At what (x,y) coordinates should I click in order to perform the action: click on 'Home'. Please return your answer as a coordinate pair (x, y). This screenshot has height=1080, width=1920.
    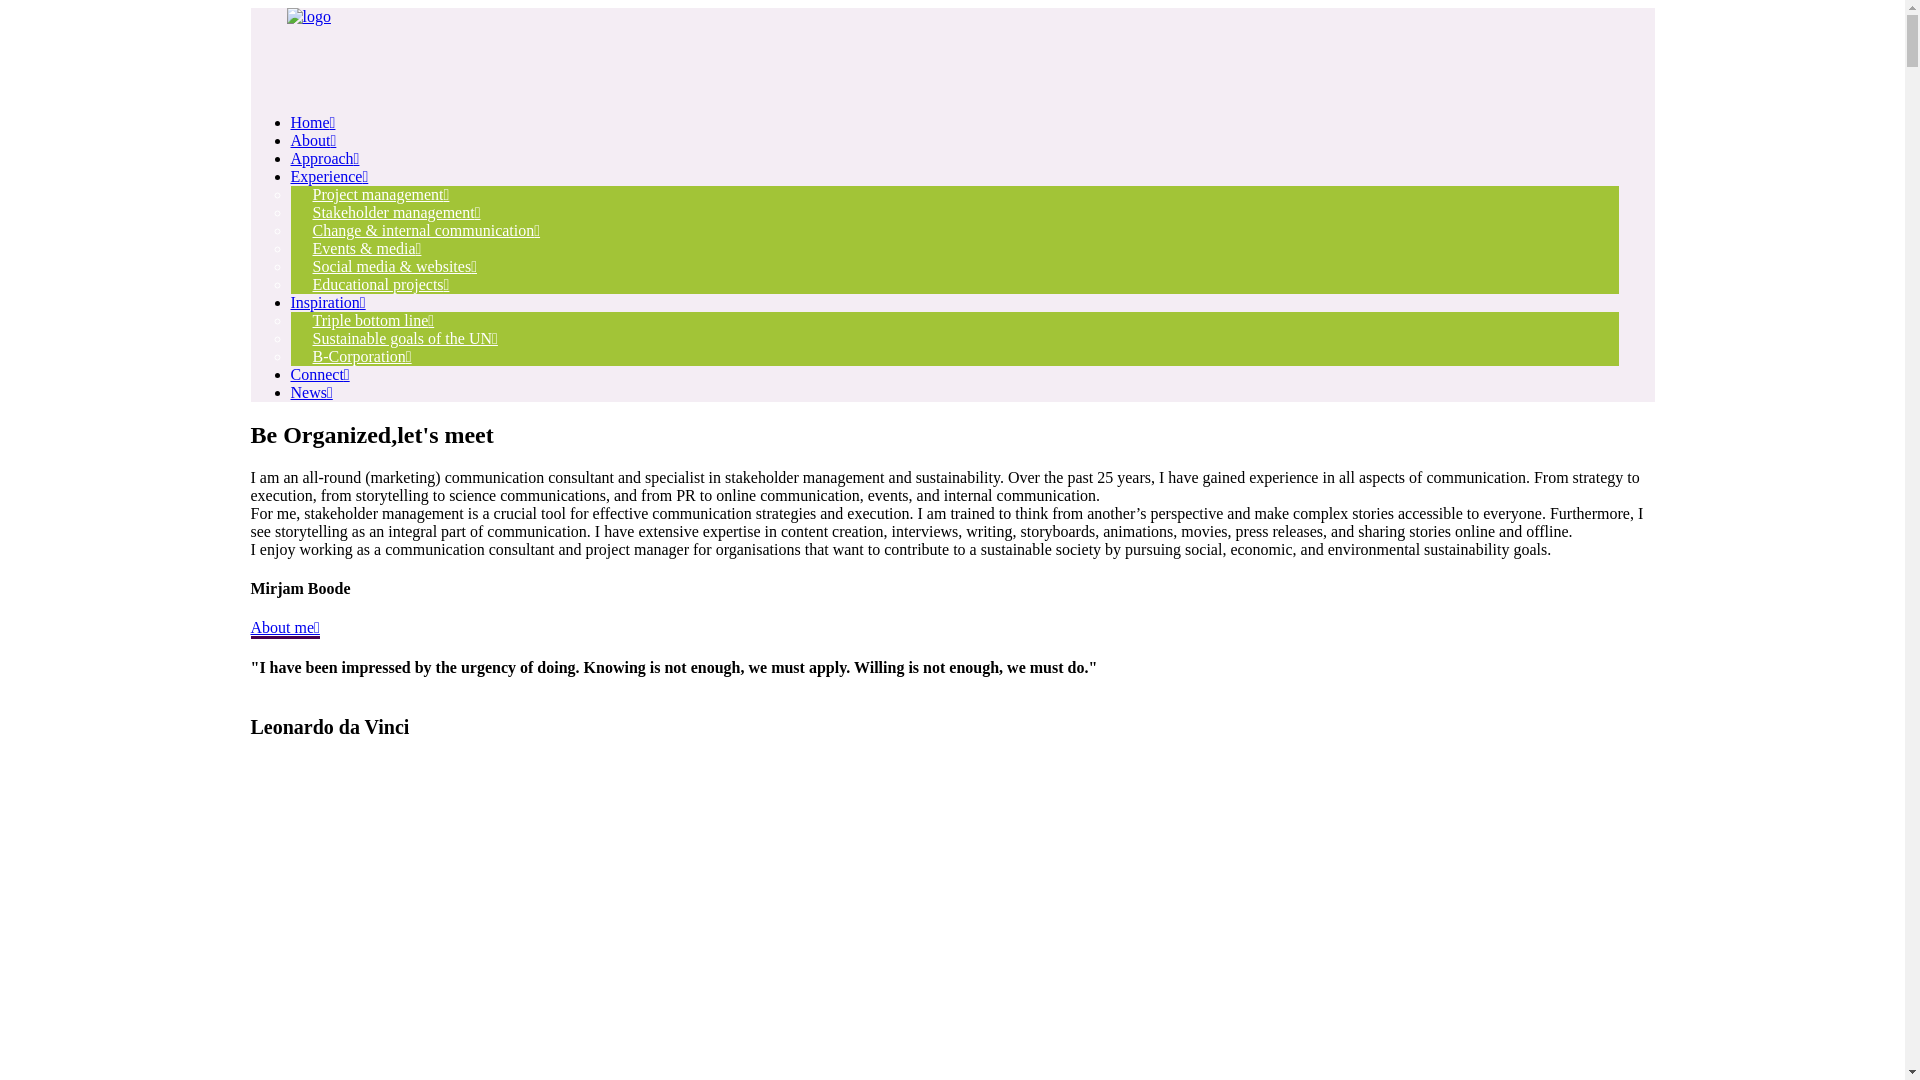
    Looking at the image, I should click on (311, 122).